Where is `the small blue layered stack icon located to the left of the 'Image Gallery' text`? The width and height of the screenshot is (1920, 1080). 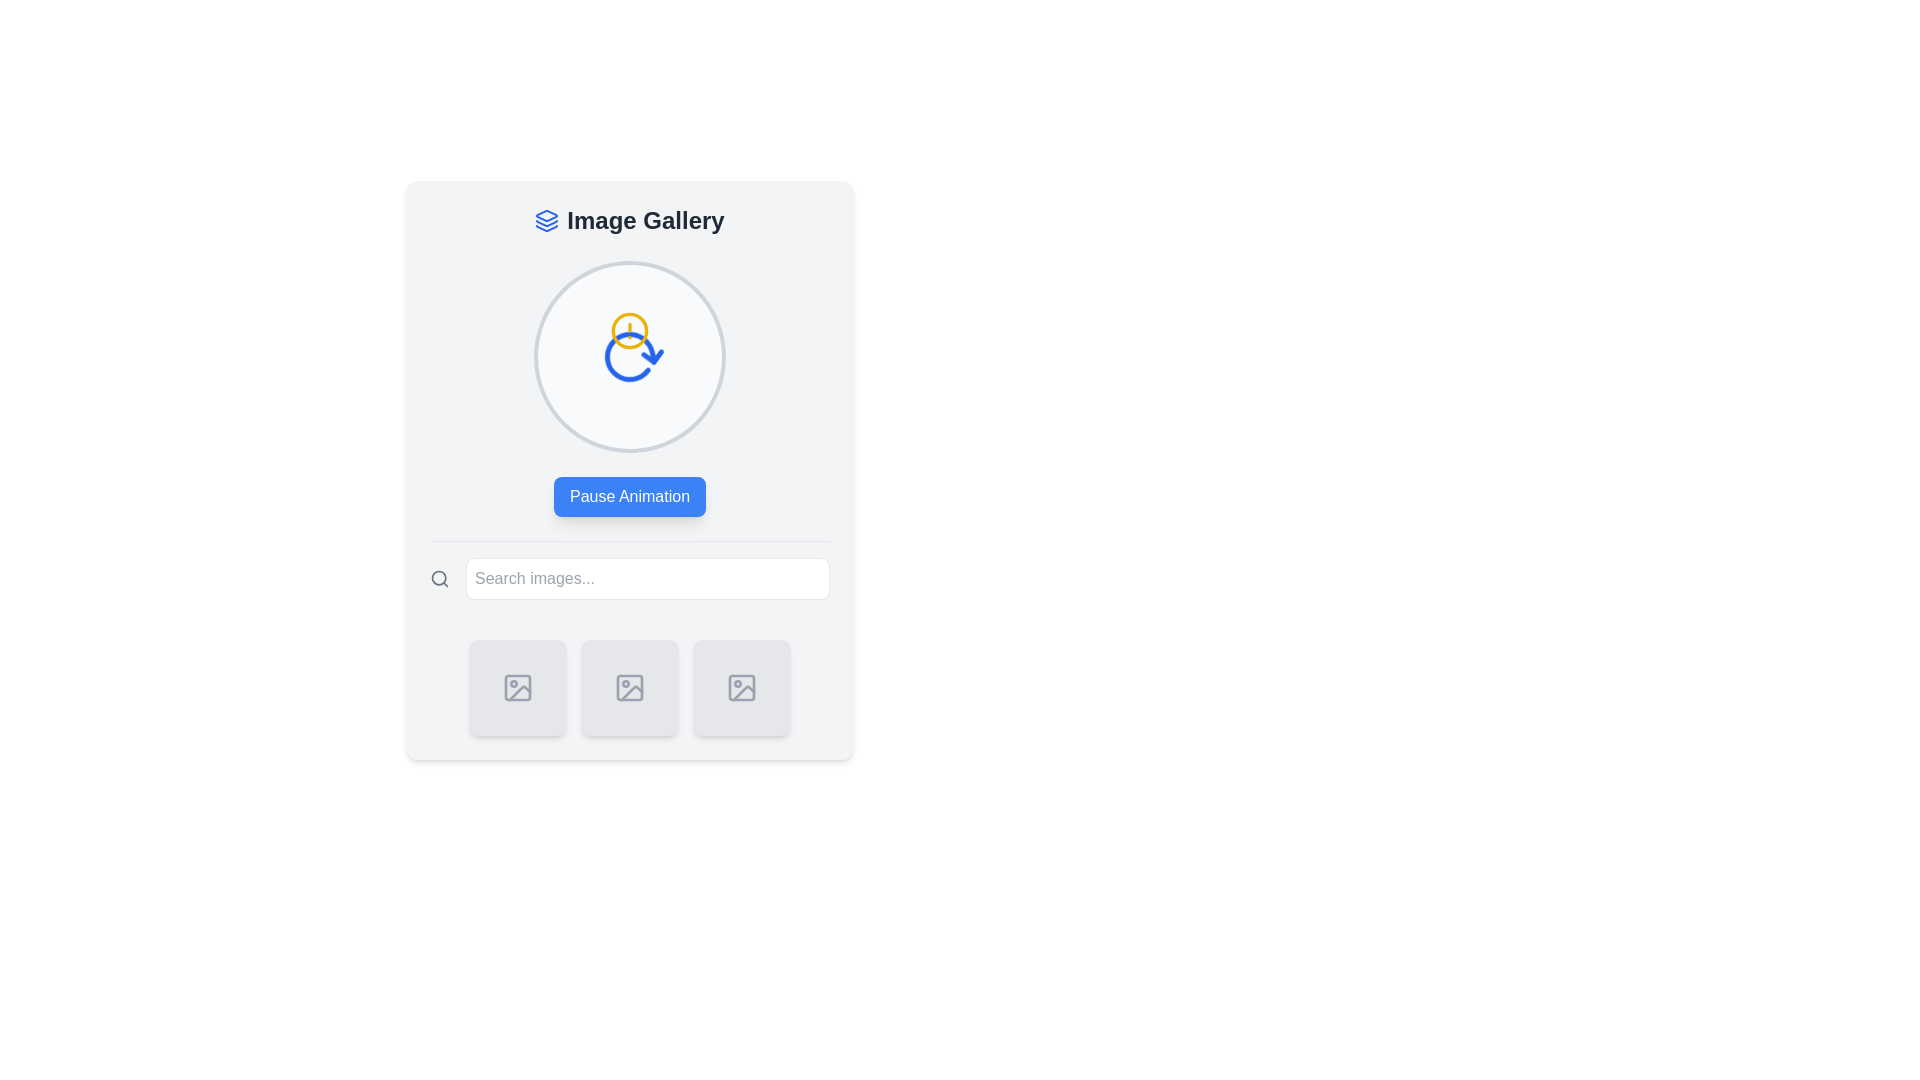 the small blue layered stack icon located to the left of the 'Image Gallery' text is located at coordinates (547, 220).